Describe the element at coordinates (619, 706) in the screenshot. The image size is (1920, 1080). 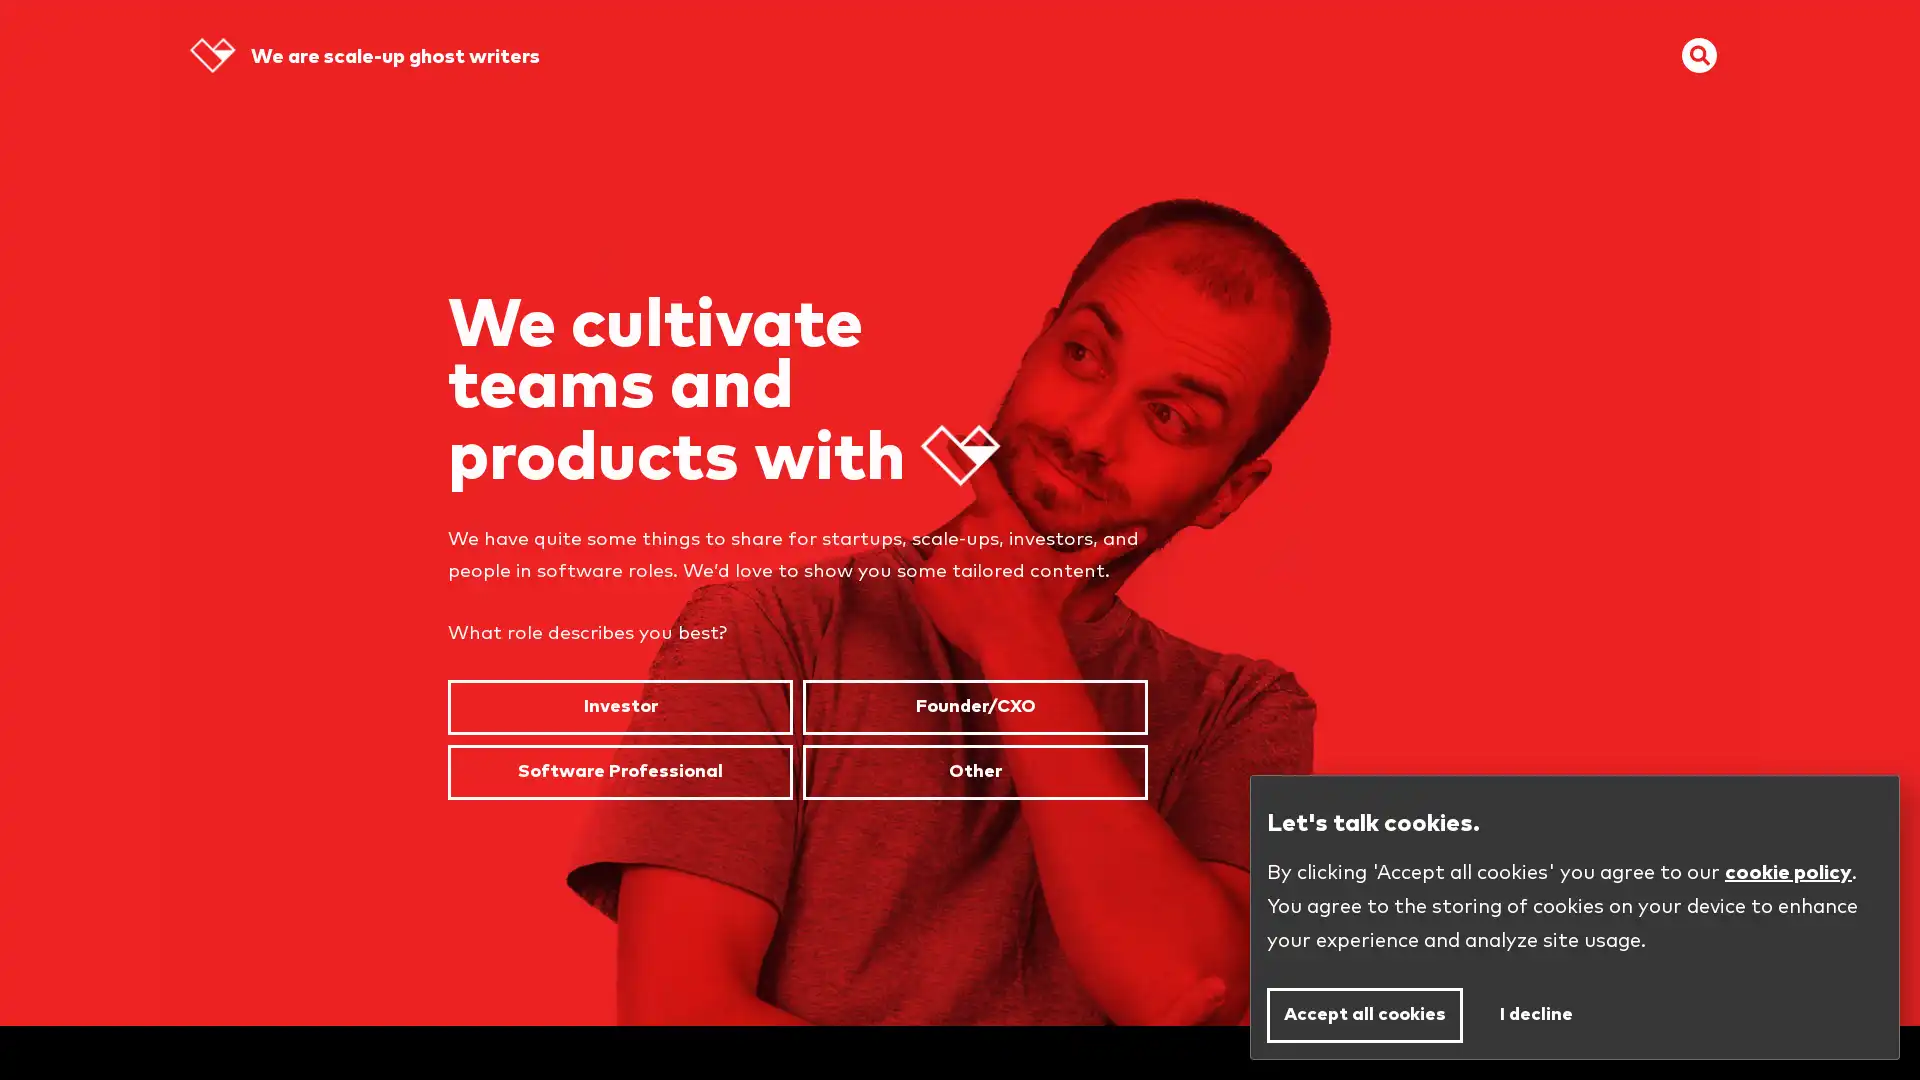
I see `Investor` at that location.